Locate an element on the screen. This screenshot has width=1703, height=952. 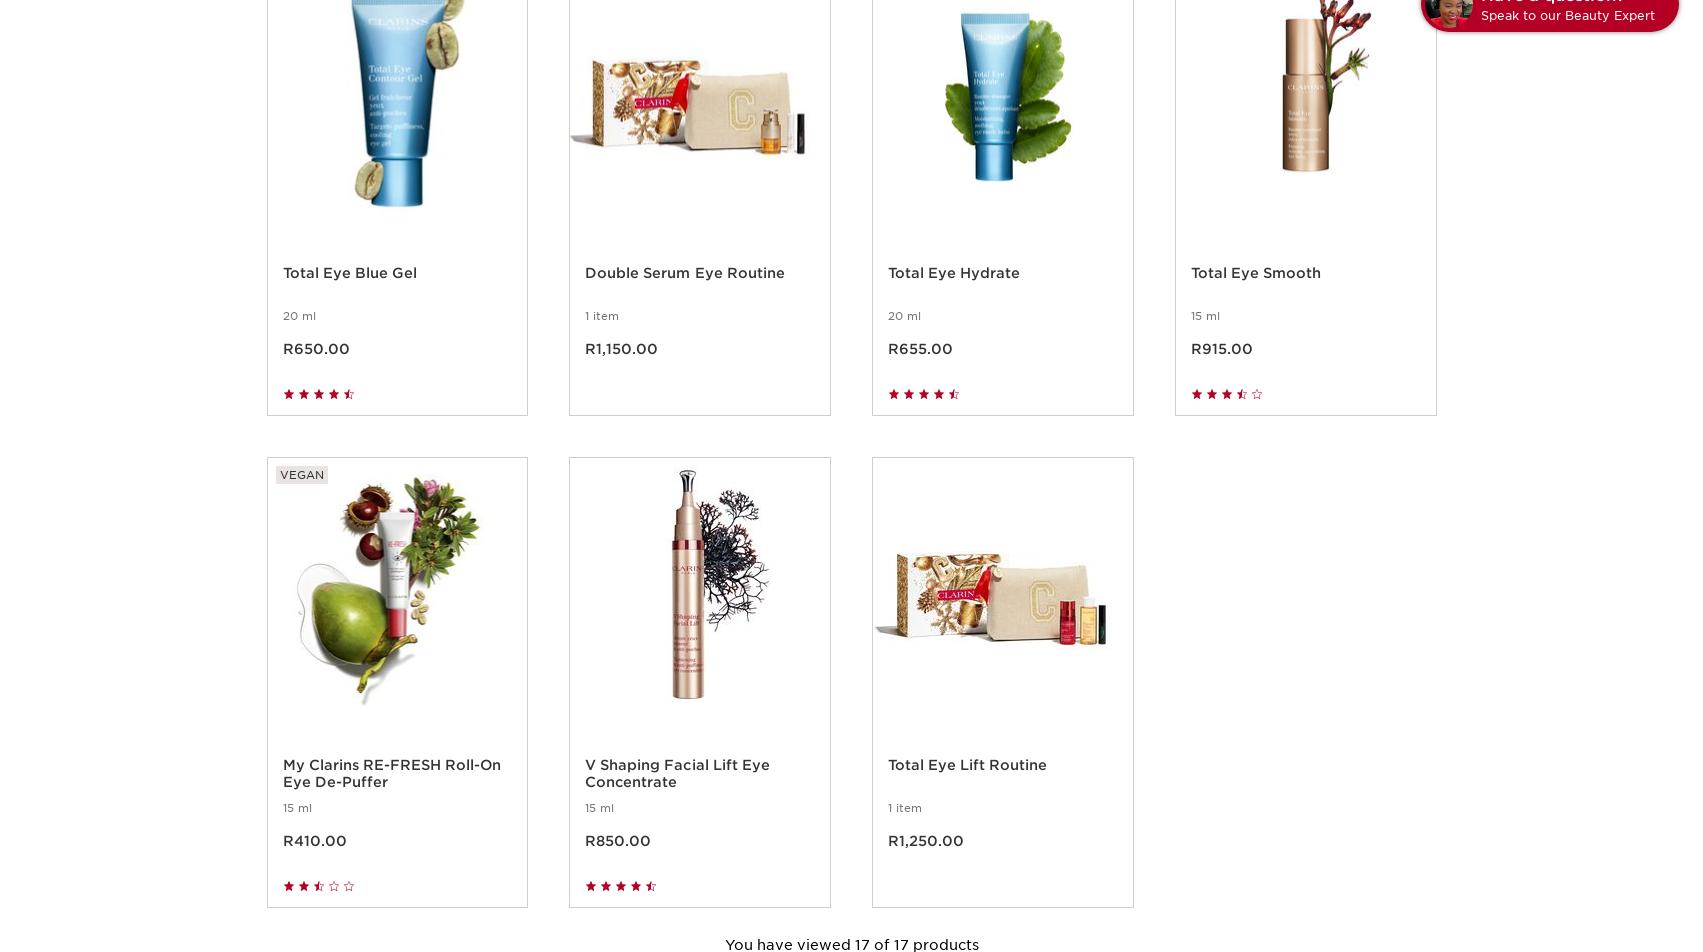
'R915.00' is located at coordinates (1220, 372).